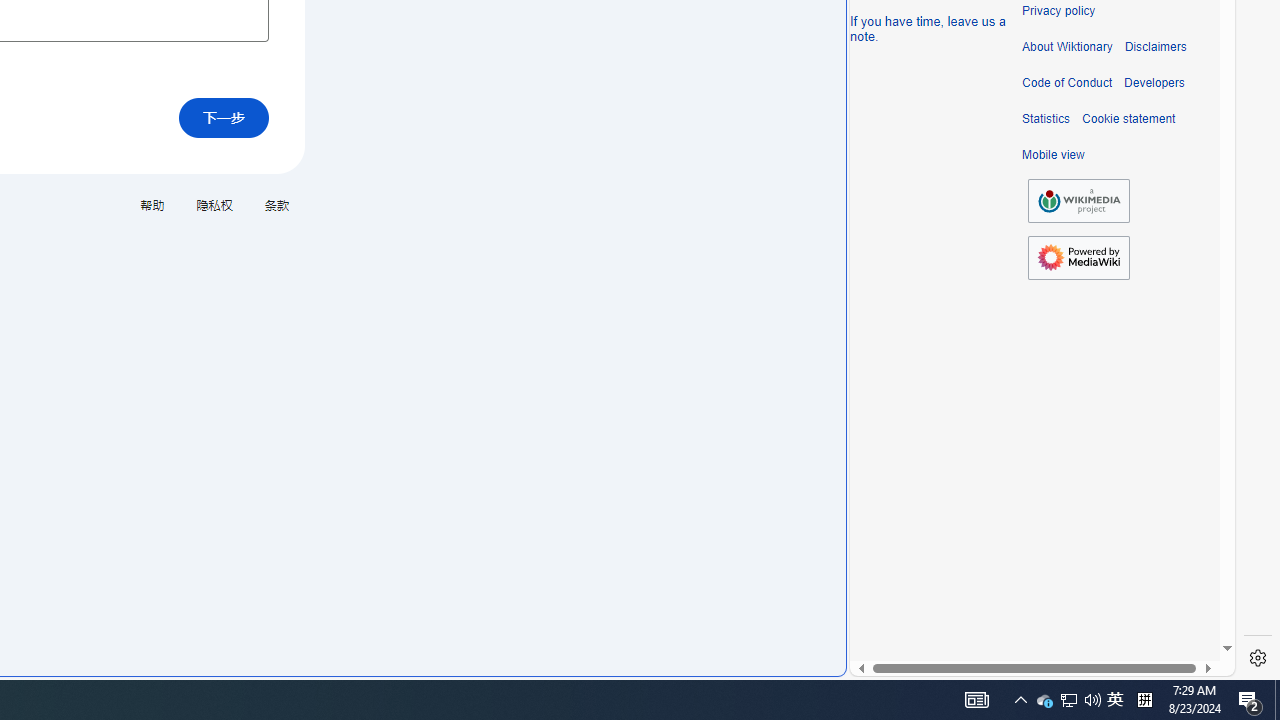  Describe the element at coordinates (1052, 154) in the screenshot. I see `'Mobile view'` at that location.